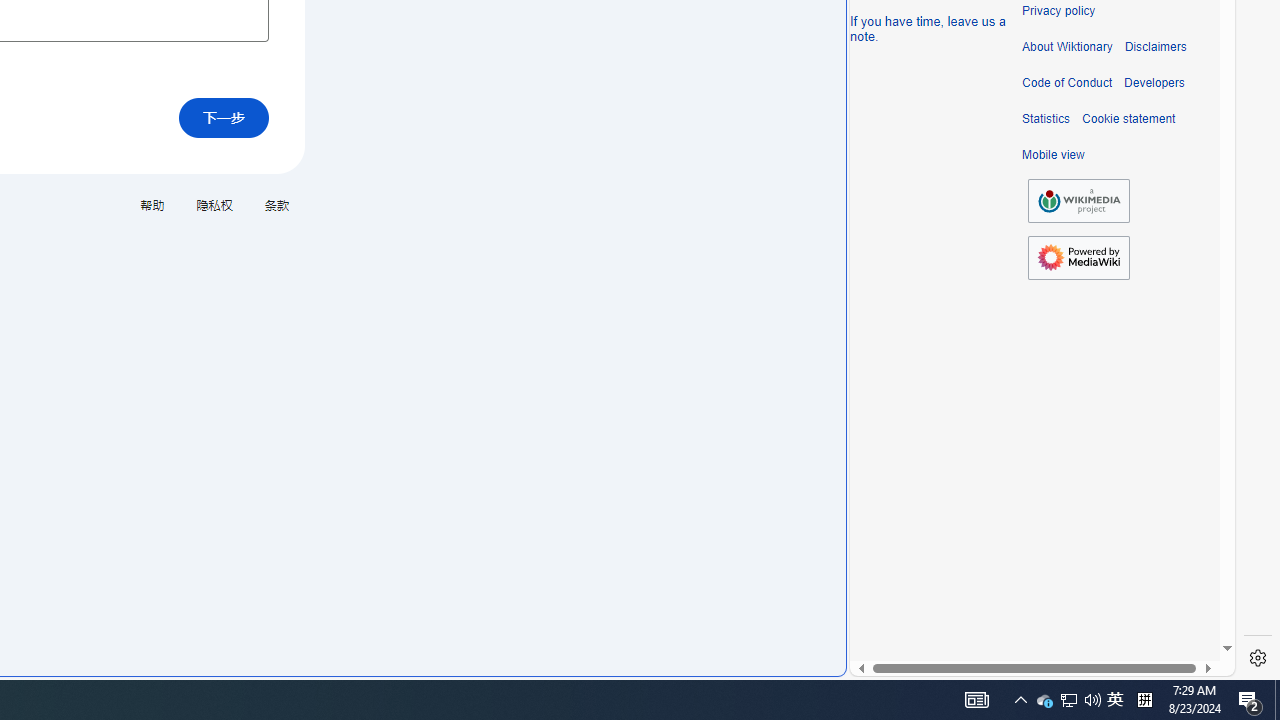  Describe the element at coordinates (1052, 154) in the screenshot. I see `'Mobile view'` at that location.